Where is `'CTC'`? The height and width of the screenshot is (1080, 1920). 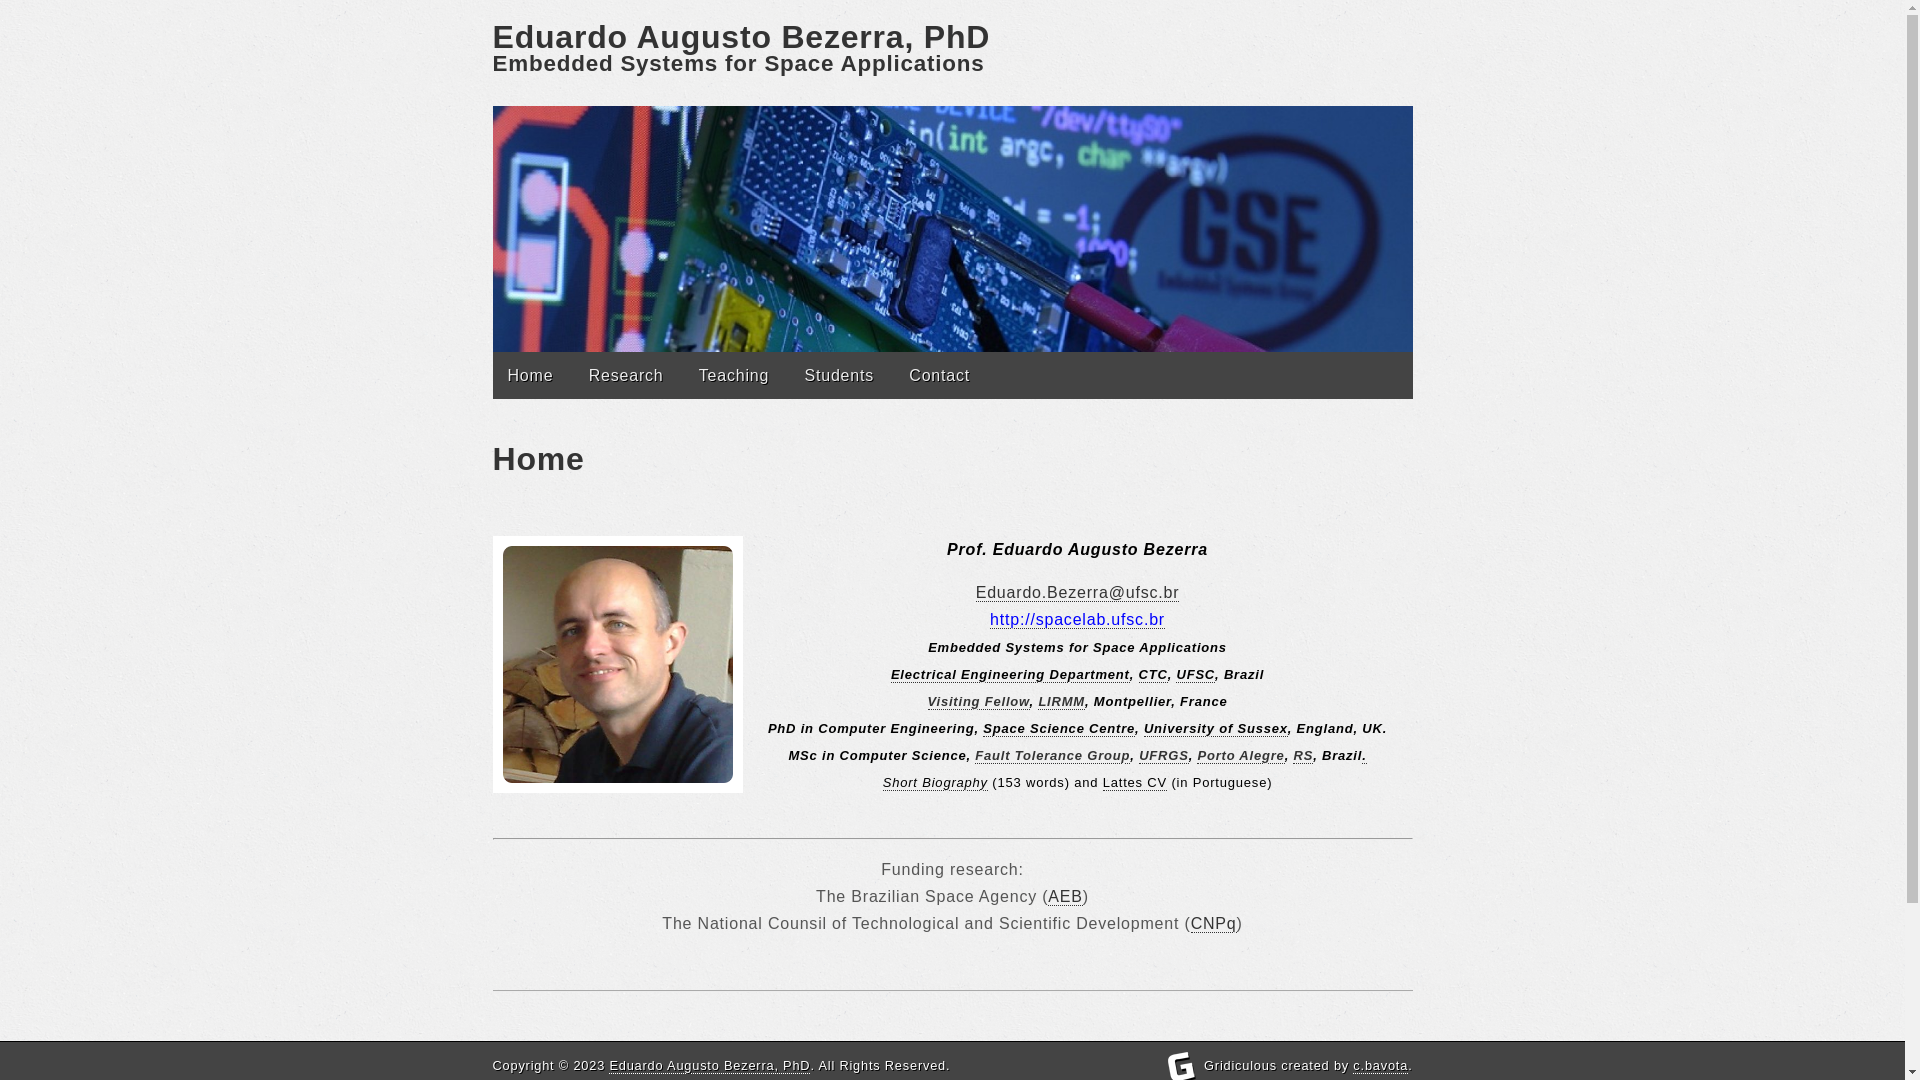
'CTC' is located at coordinates (1153, 675).